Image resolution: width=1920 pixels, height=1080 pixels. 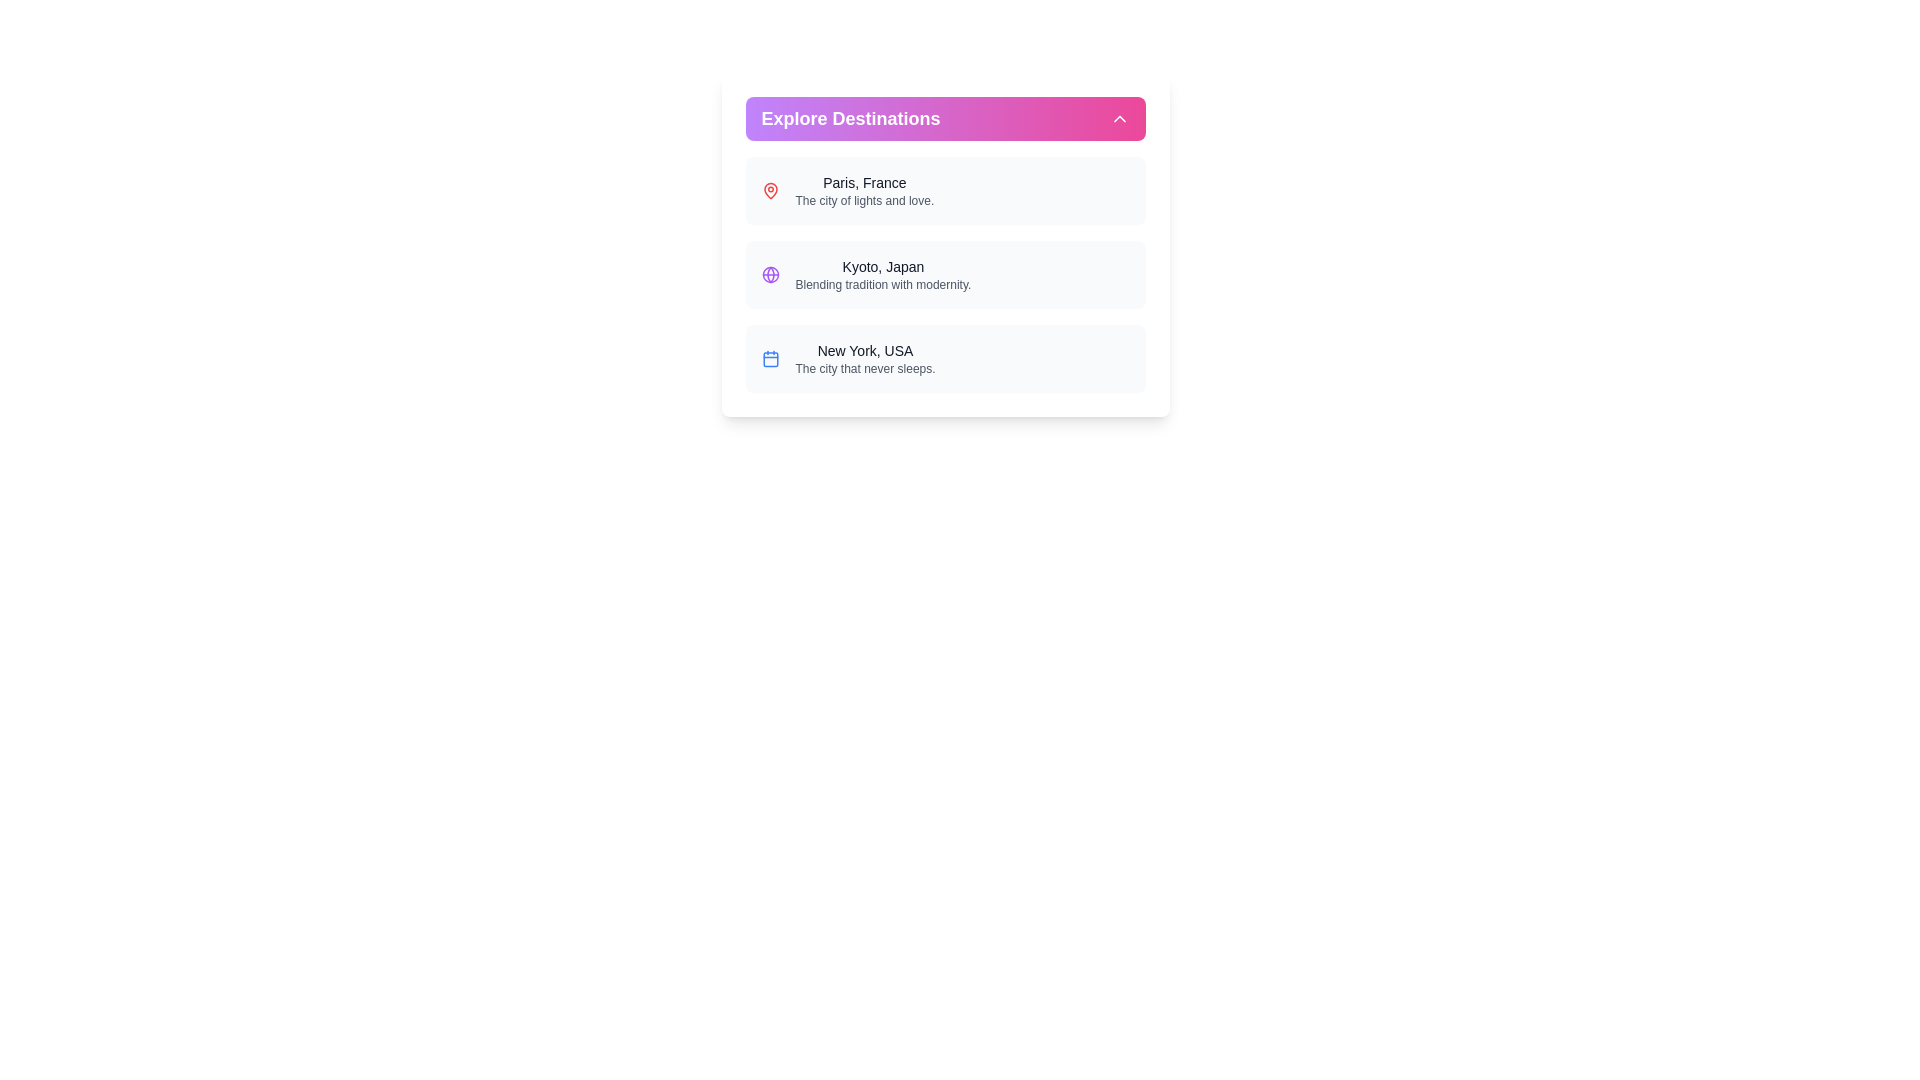 I want to click on the List item card representing 'Kyoto, Japan' in the 'Explore Destinations' section by clicking on it, so click(x=944, y=274).